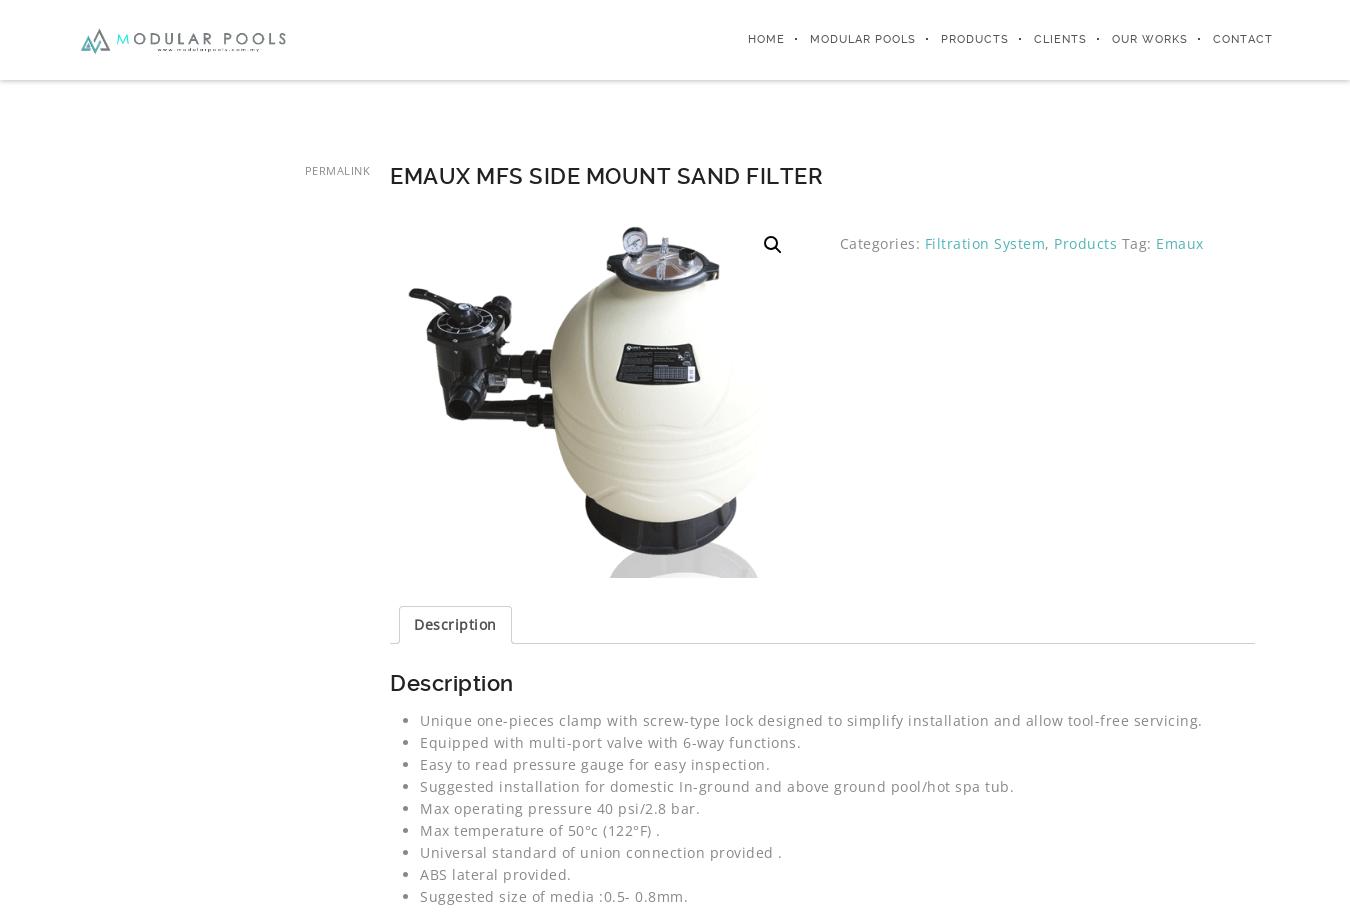  I want to click on 'Suggested installation for domestic In-ground and above ground pool/hot spa tub.', so click(419, 785).